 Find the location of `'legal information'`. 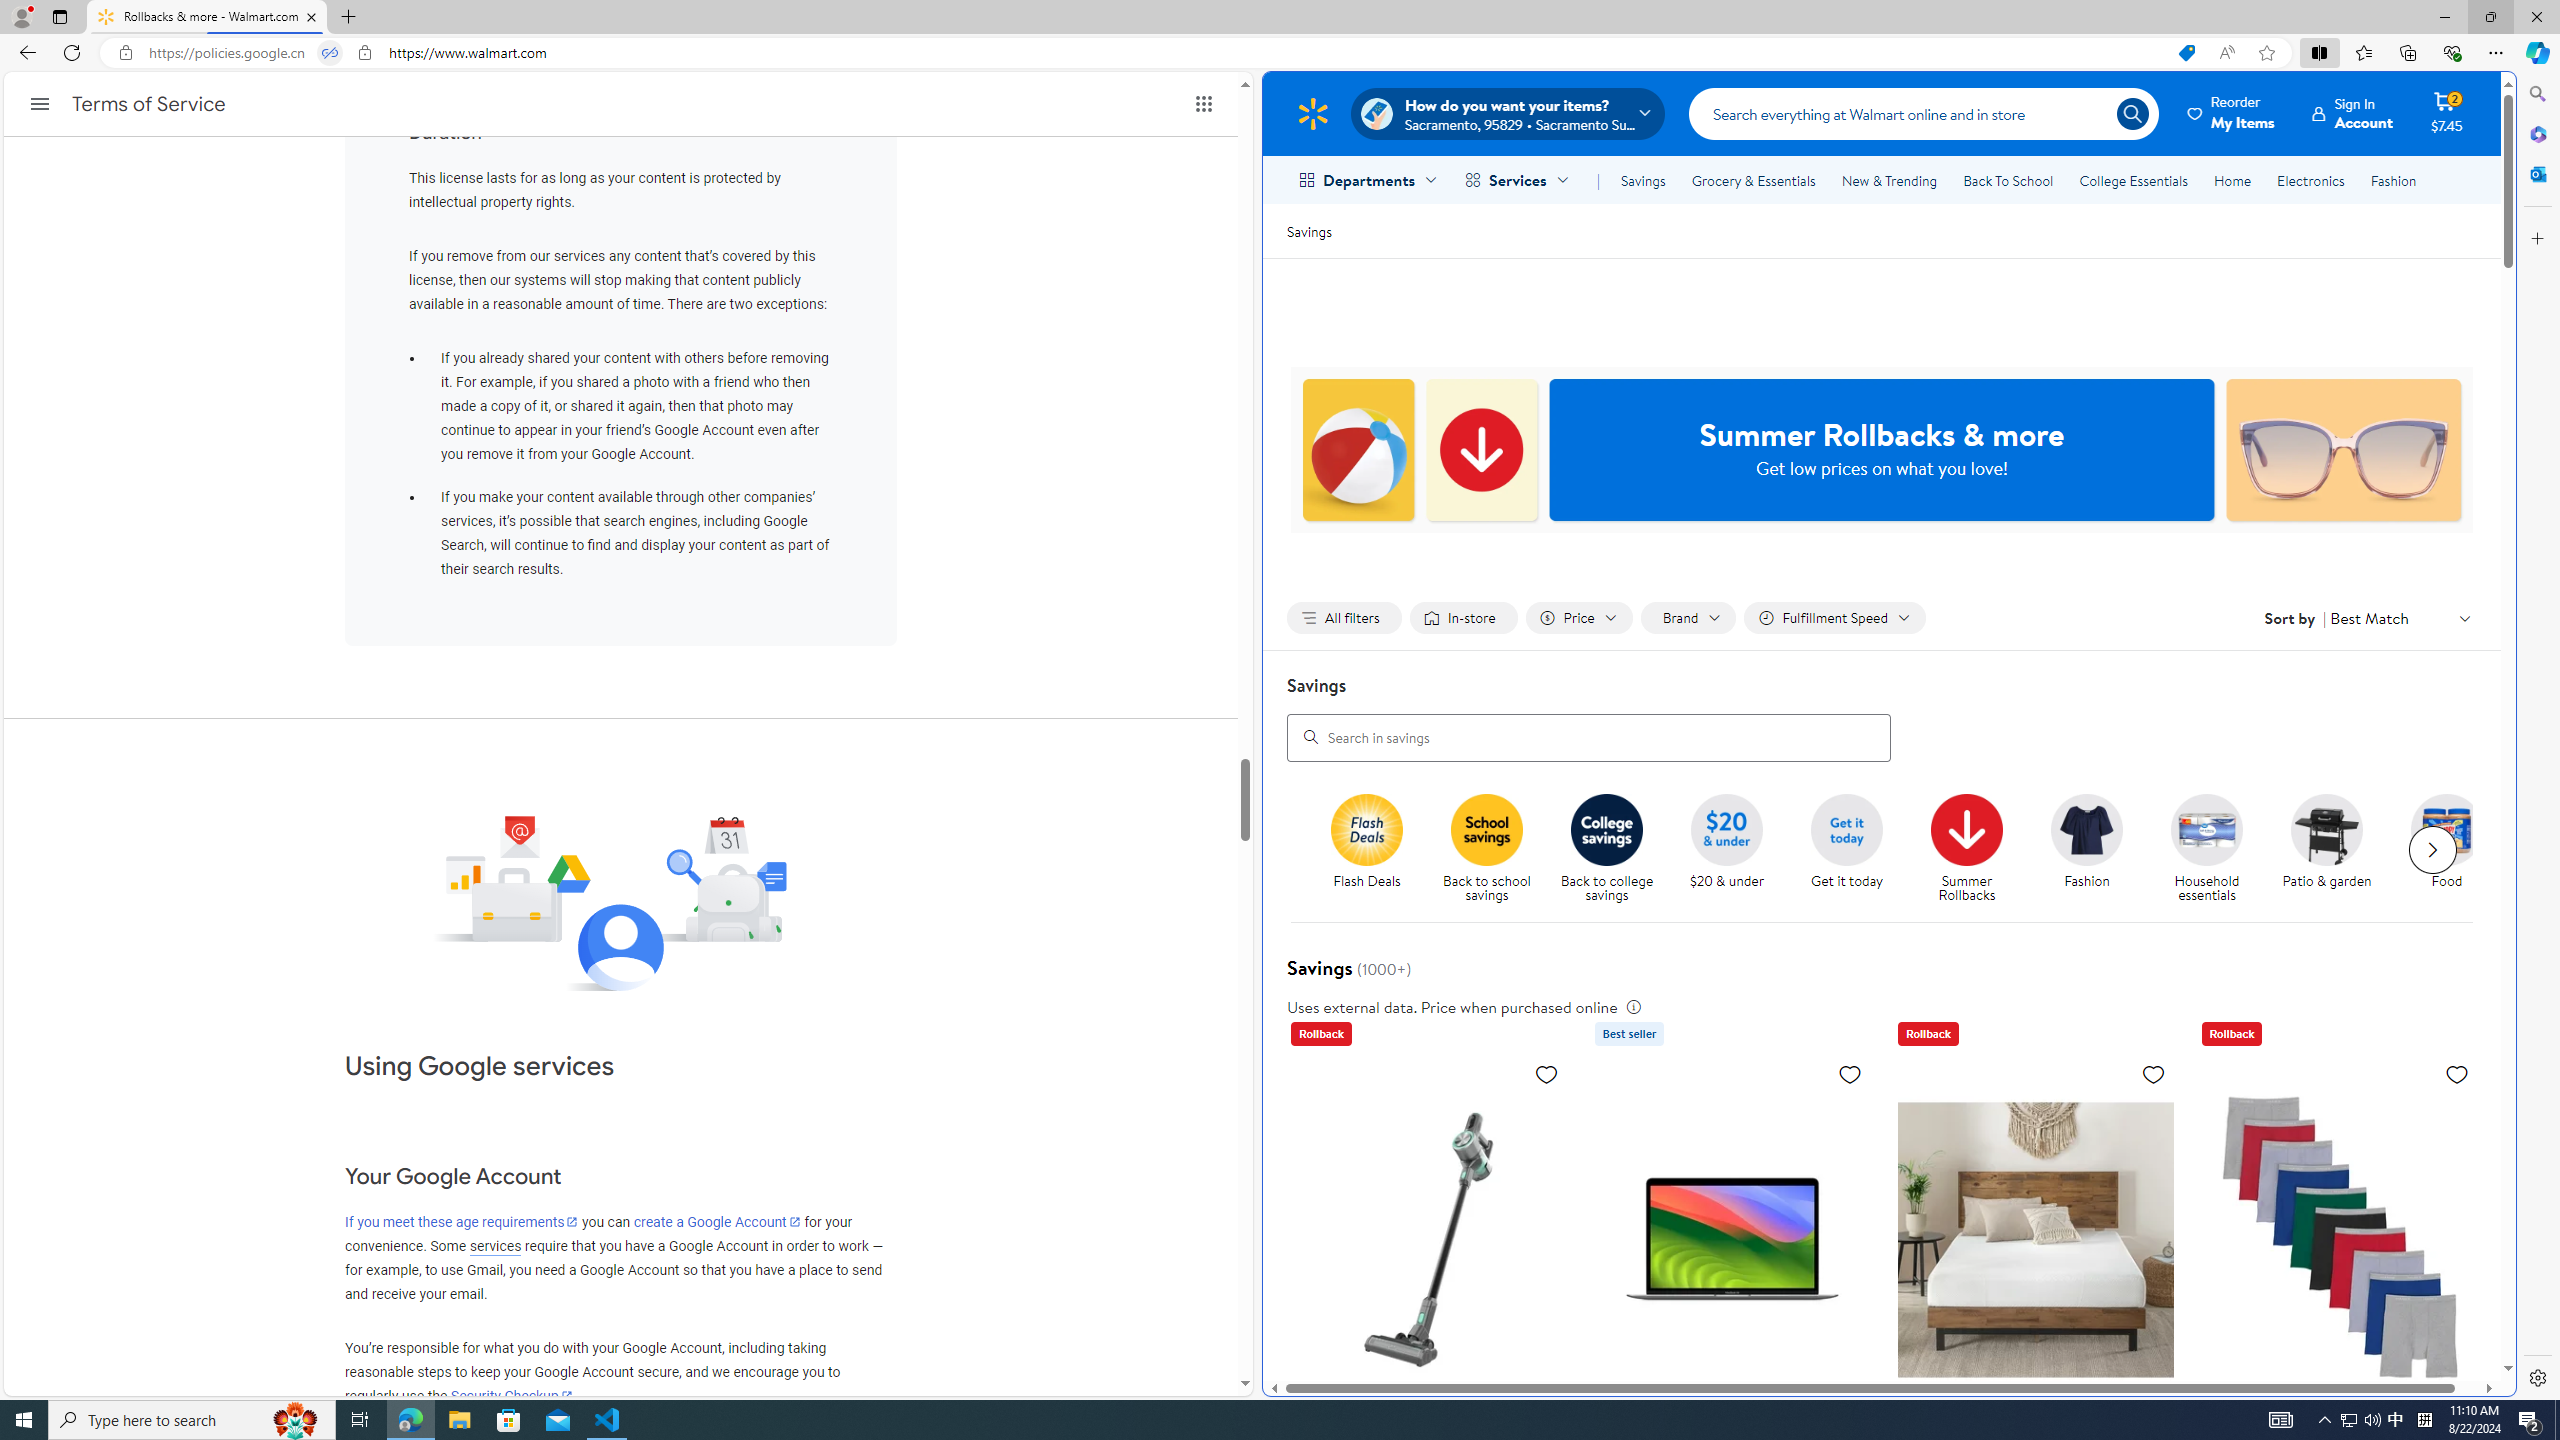

'legal information' is located at coordinates (1632, 1006).